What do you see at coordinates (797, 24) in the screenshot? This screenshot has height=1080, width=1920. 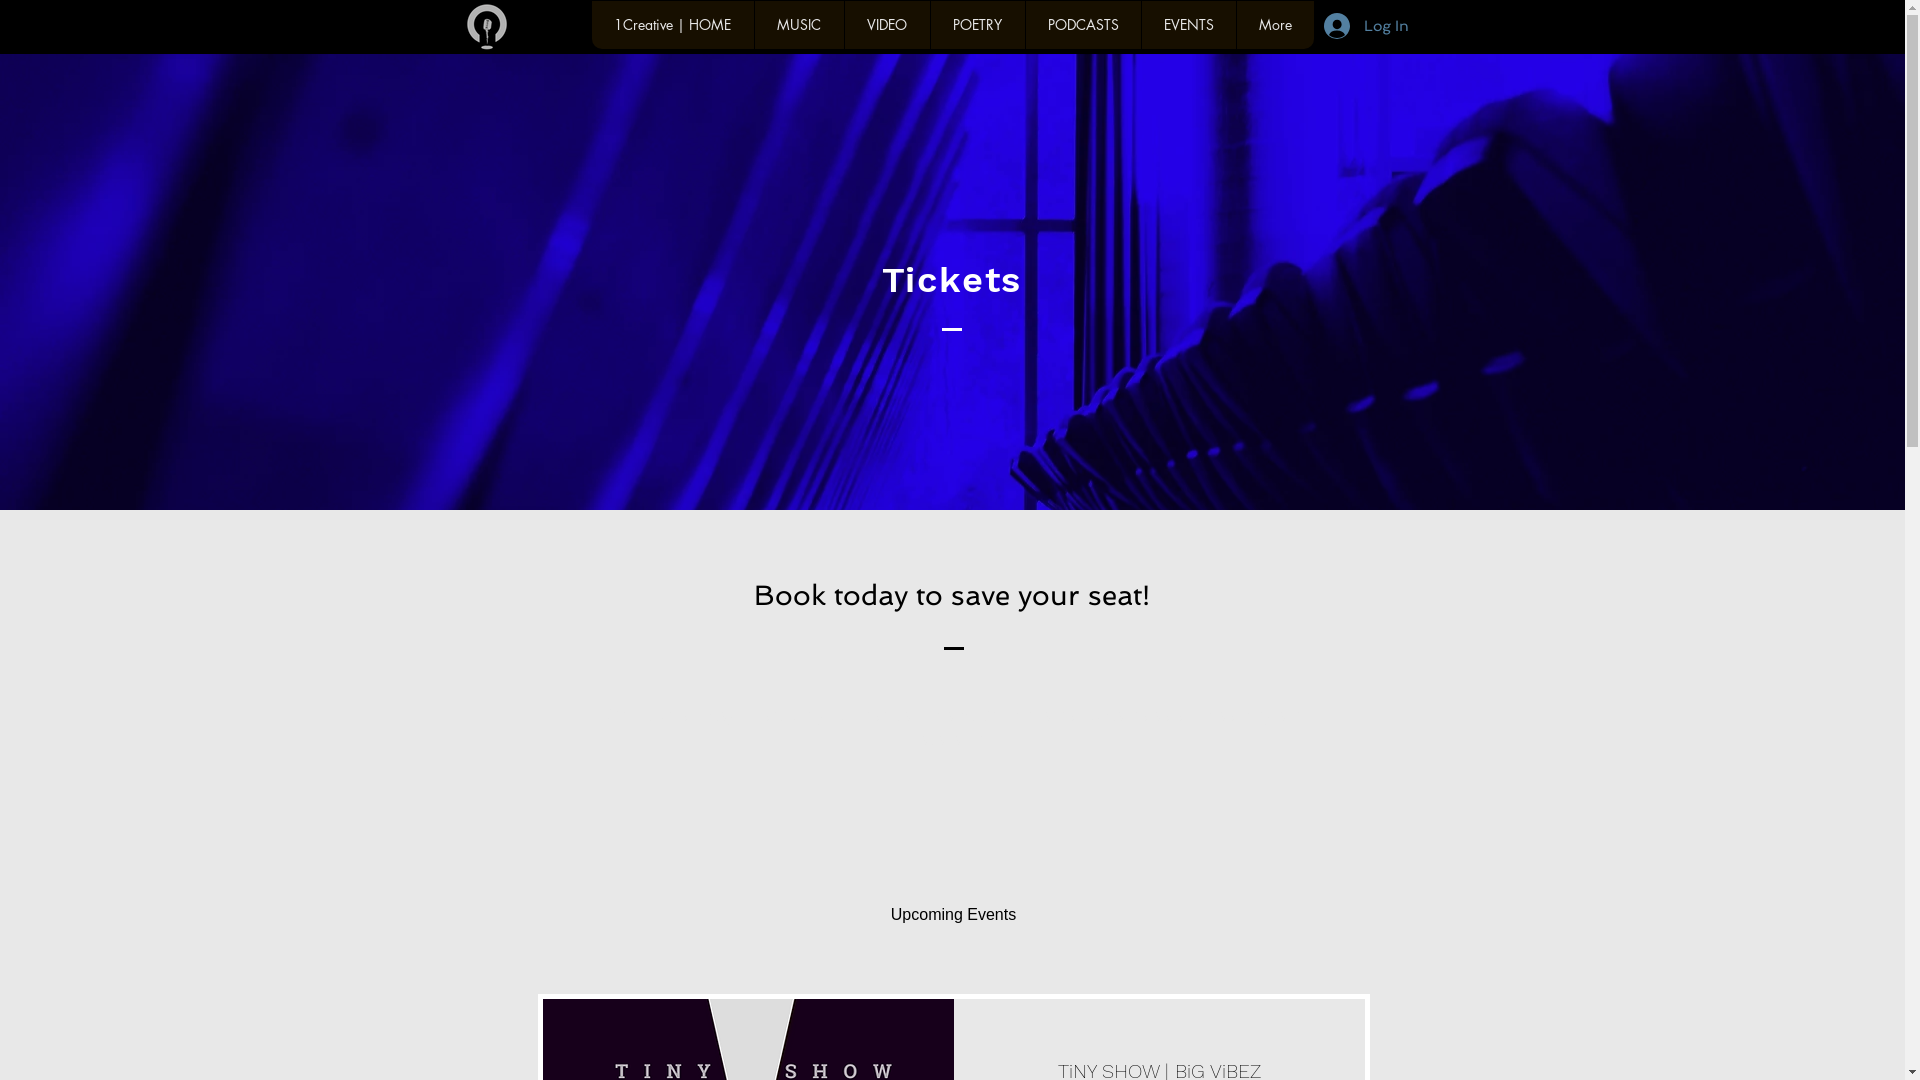 I see `'MUSIC'` at bounding box center [797, 24].